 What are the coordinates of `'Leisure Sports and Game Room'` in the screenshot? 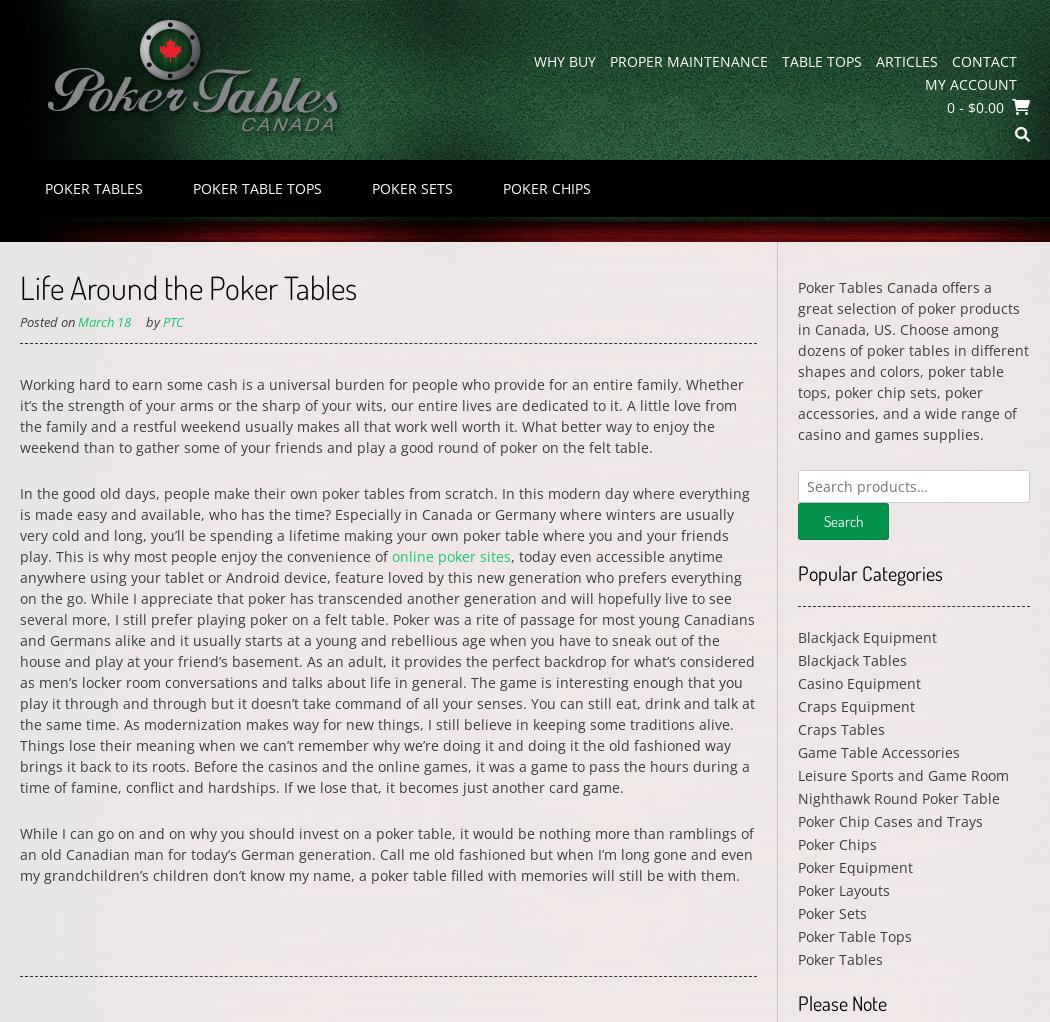 It's located at (795, 775).